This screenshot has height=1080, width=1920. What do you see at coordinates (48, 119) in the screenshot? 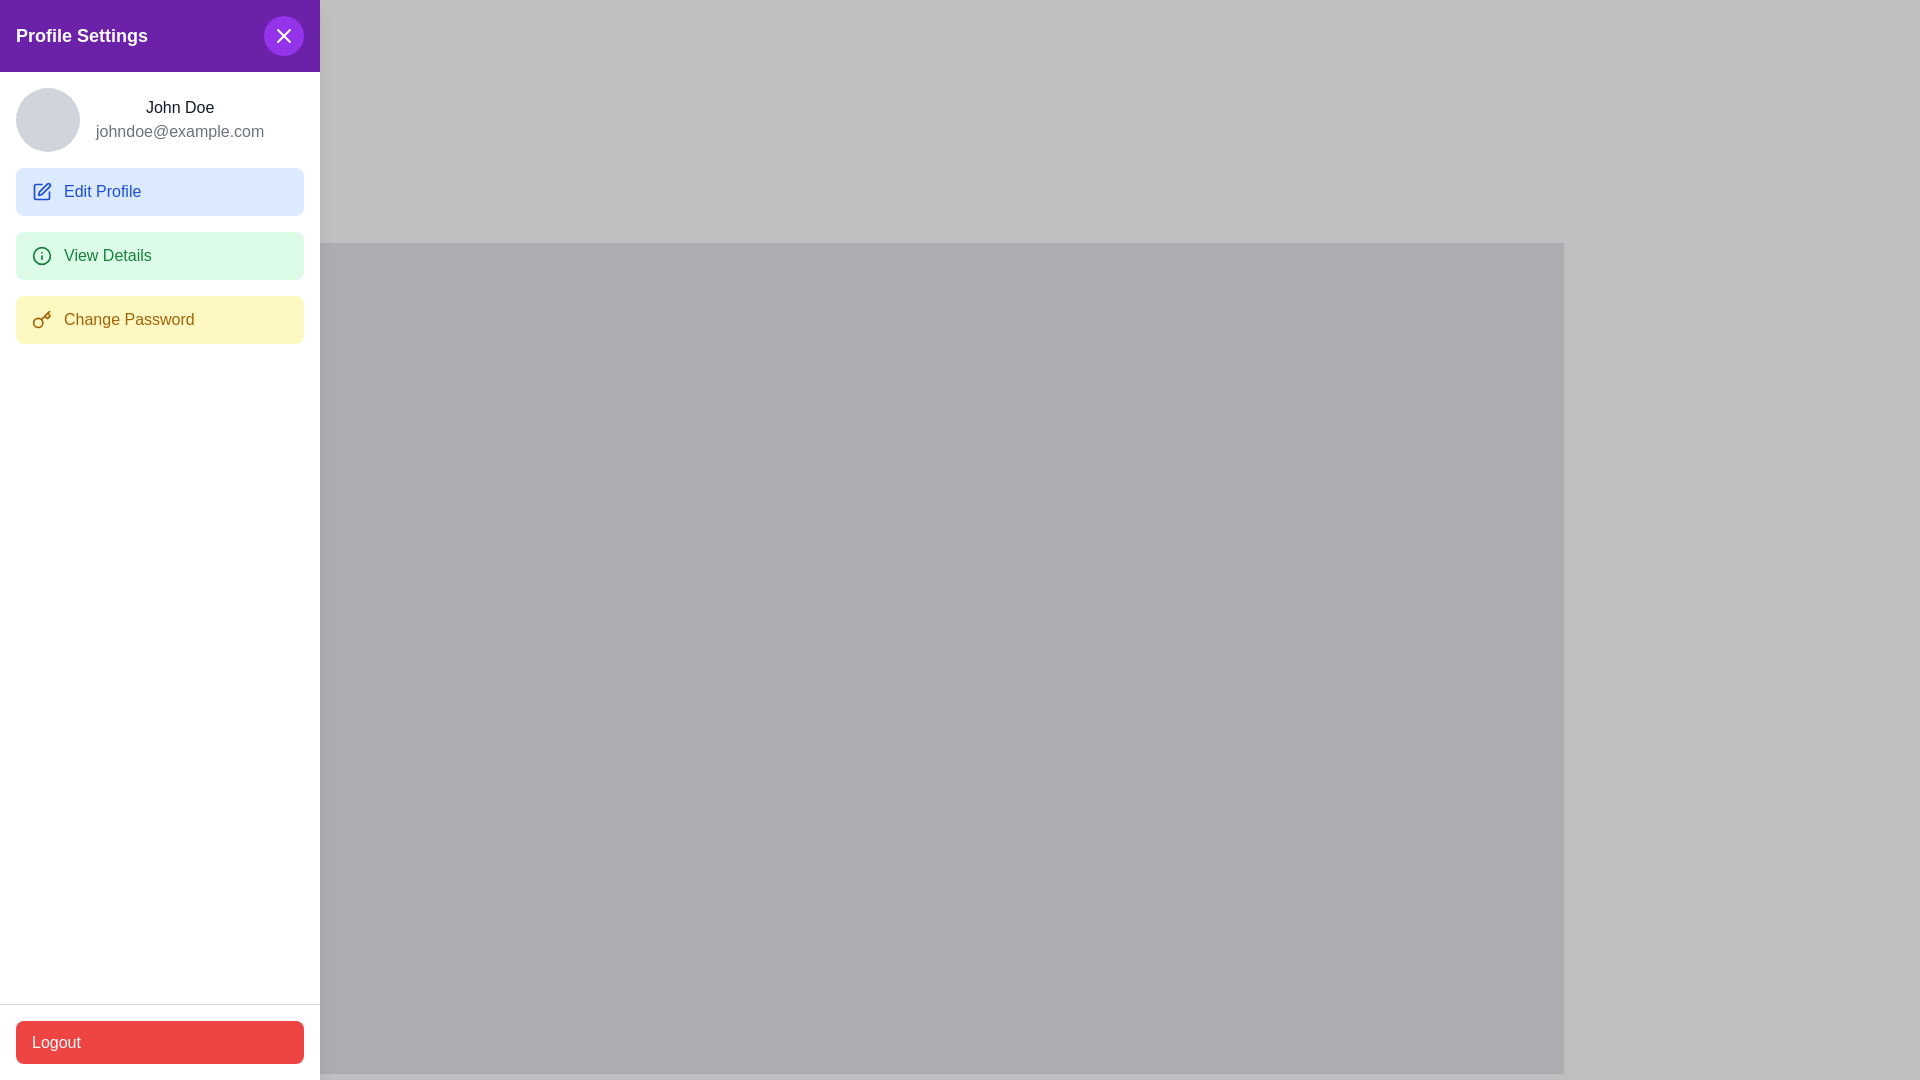
I see `the Profile avatar placeholder located in the upper left corner of the panel next to 'John Doe' and 'johndoe@example.com'` at bounding box center [48, 119].